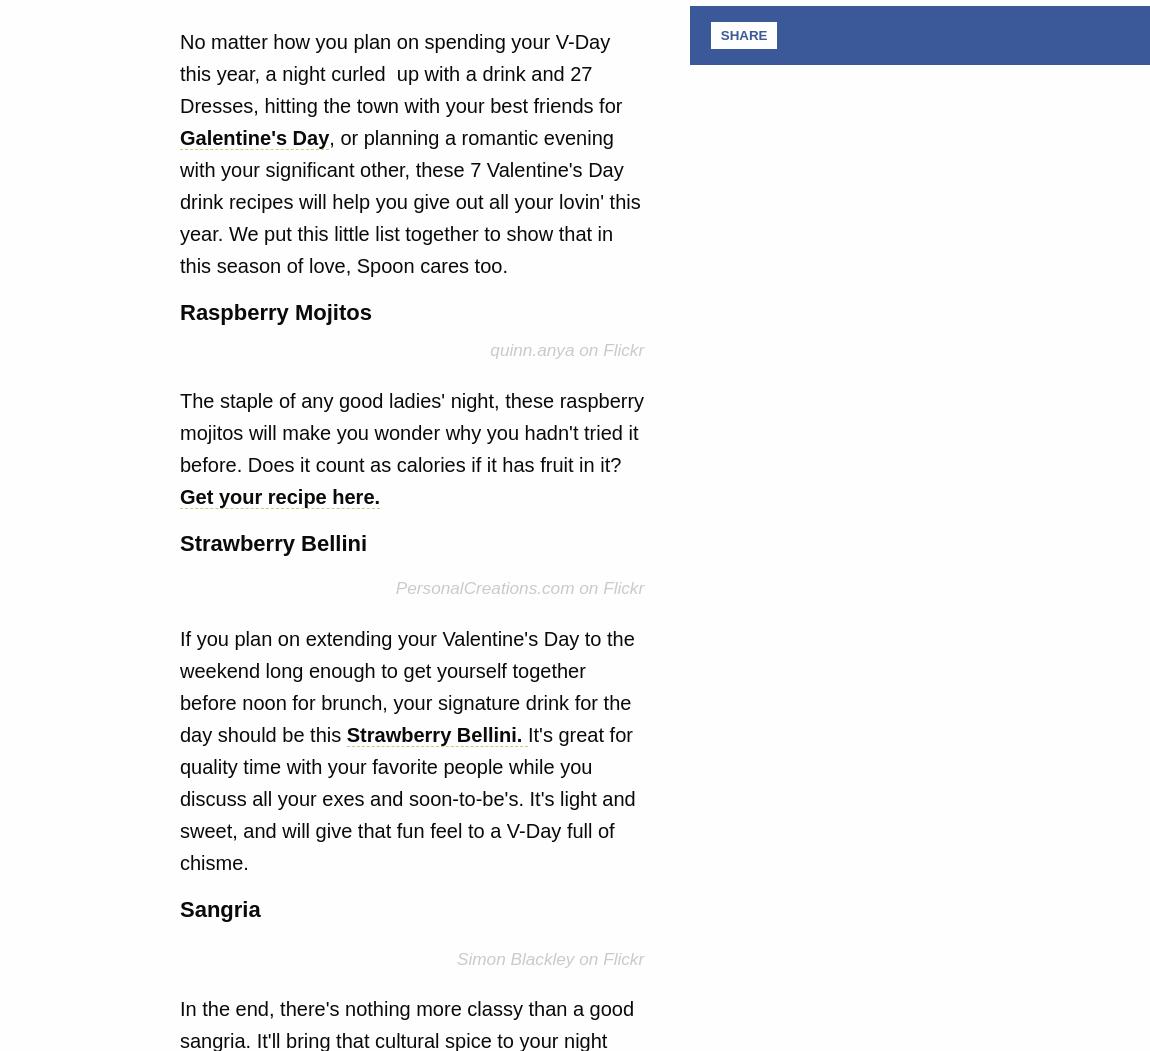 The image size is (1150, 1051). What do you see at coordinates (178, 685) in the screenshot?
I see `'If you plan on extending your Valentine's Day to the weekend long enough to get yourself together before noon for brunch, your signature drink for the day should be this'` at bounding box center [178, 685].